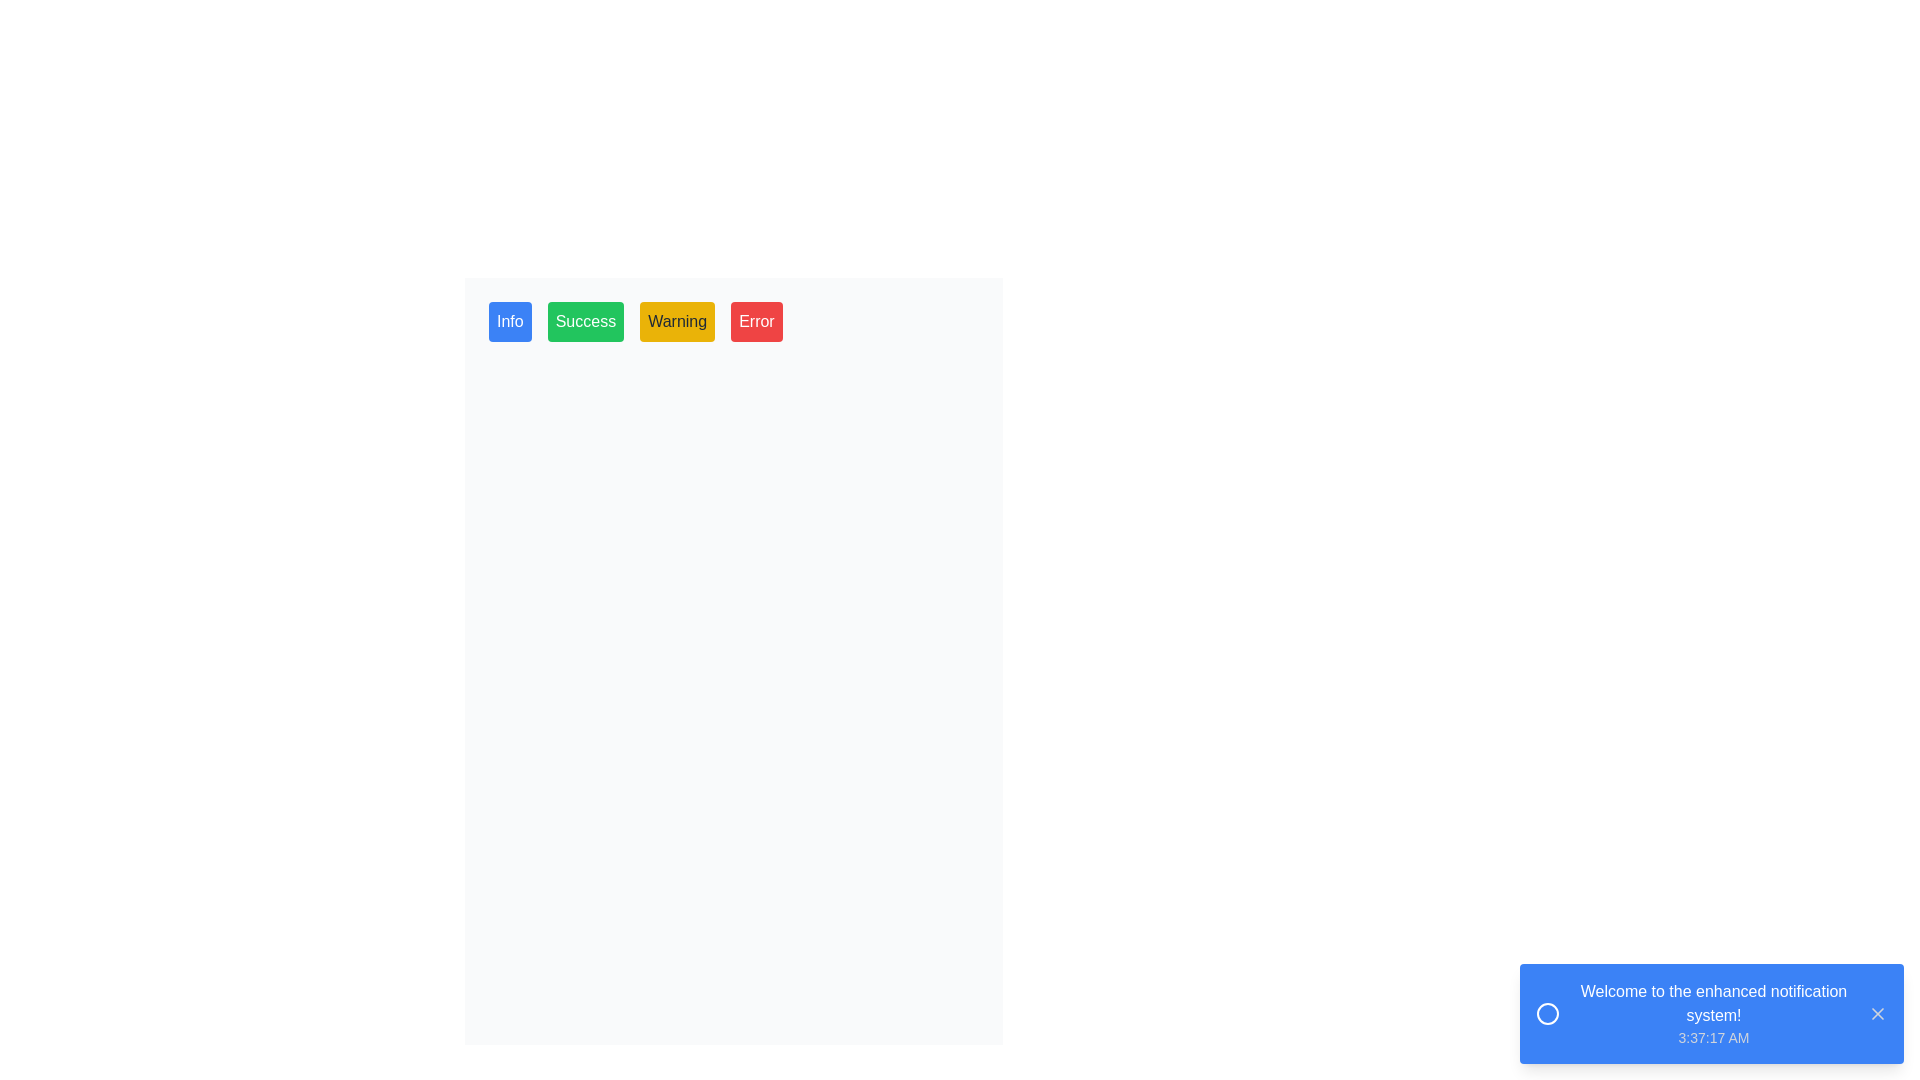  What do you see at coordinates (1876, 1014) in the screenshot?
I see `the close icon located at the bottom-right corner of the blue notification card` at bounding box center [1876, 1014].